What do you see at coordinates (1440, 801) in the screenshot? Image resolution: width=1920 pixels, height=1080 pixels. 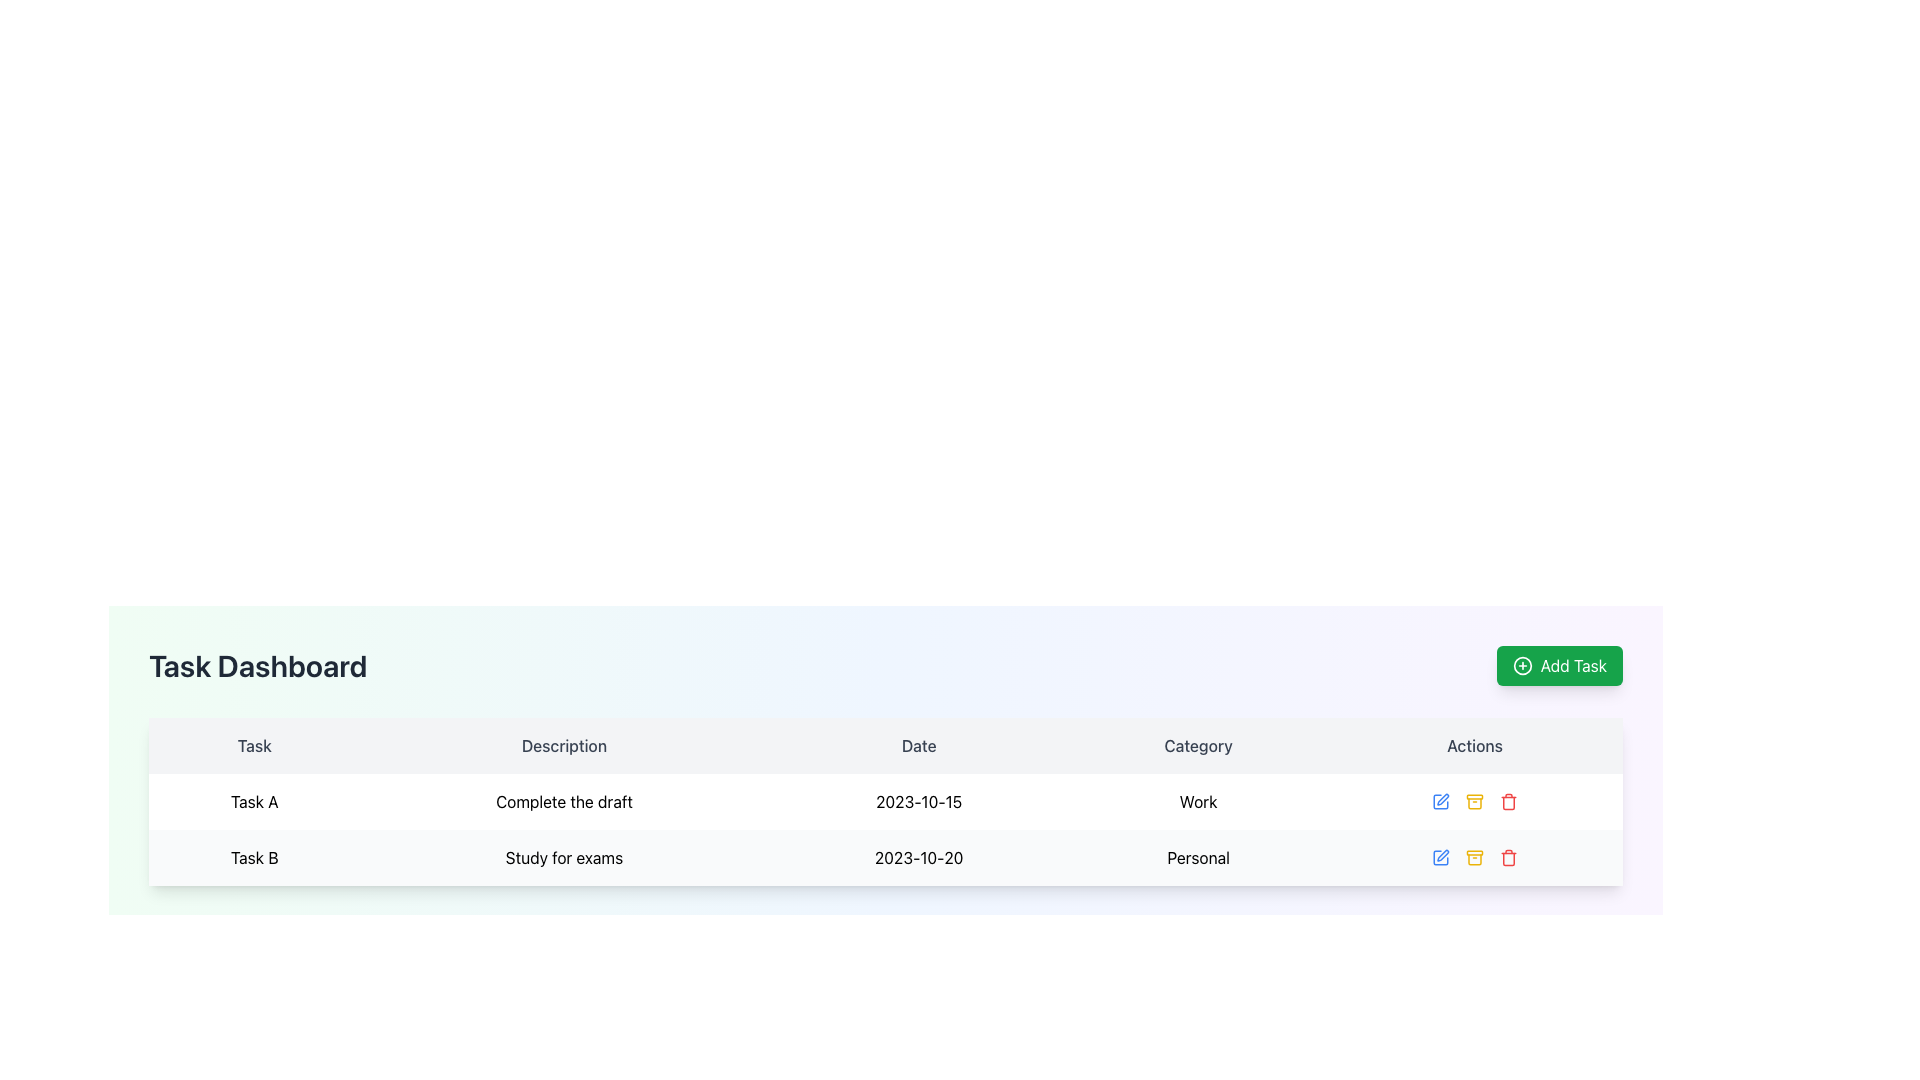 I see `the first icon in the action bar of the first row in the table` at bounding box center [1440, 801].